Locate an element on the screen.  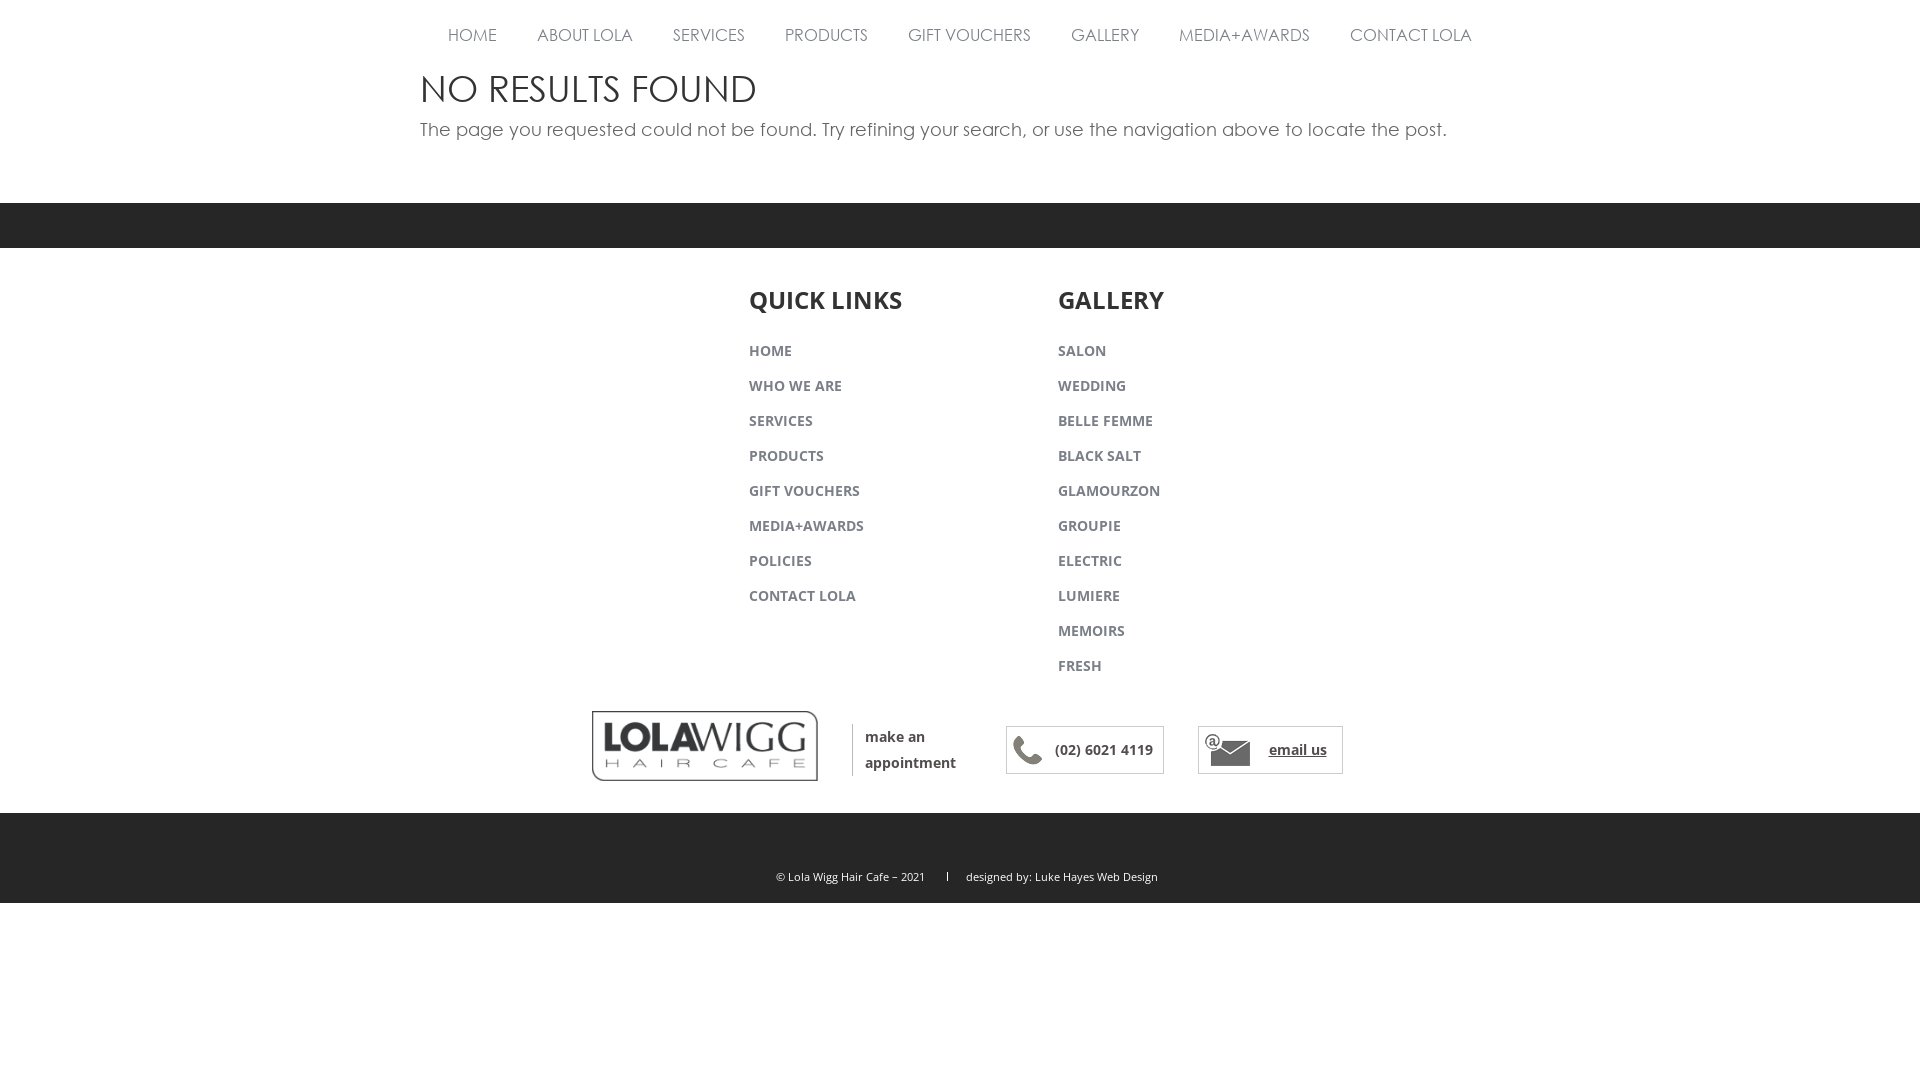
'HOME' is located at coordinates (471, 34).